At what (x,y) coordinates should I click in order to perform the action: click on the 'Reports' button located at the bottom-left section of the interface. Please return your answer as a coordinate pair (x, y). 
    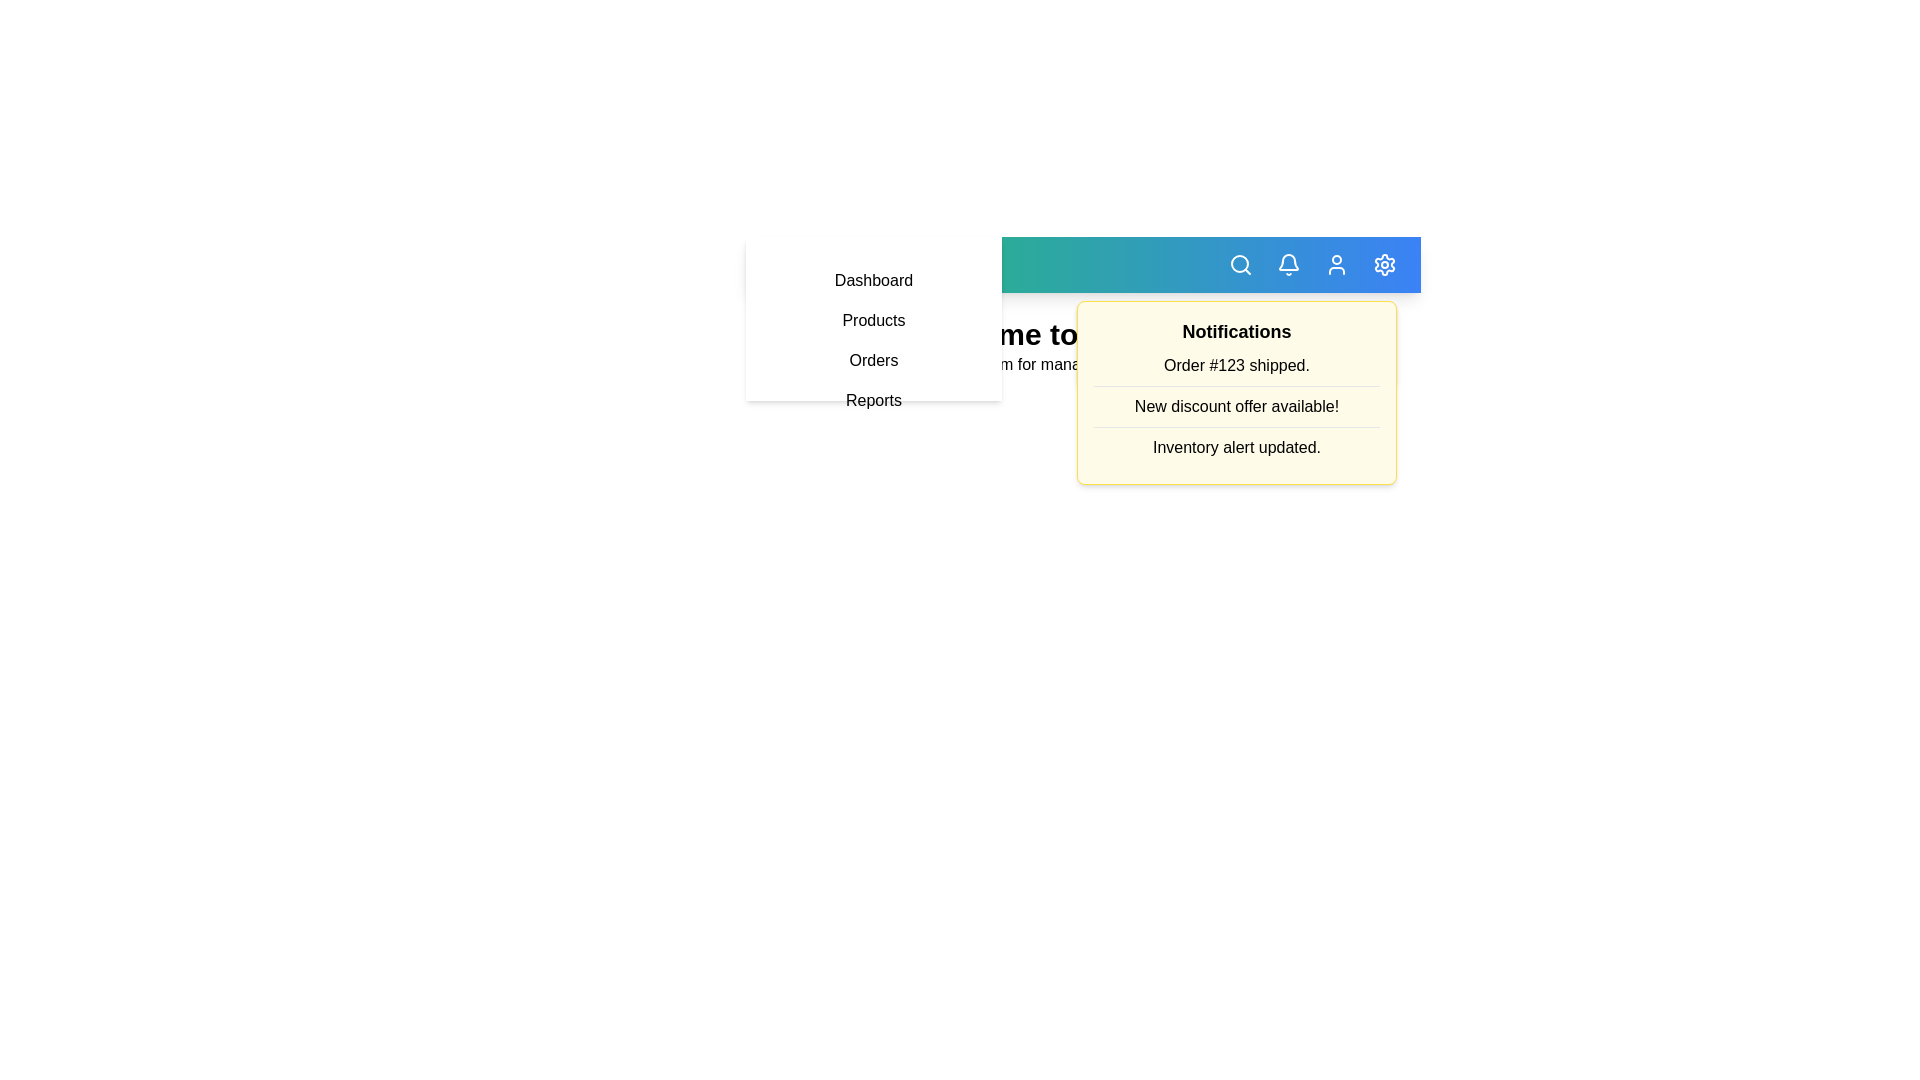
    Looking at the image, I should click on (873, 401).